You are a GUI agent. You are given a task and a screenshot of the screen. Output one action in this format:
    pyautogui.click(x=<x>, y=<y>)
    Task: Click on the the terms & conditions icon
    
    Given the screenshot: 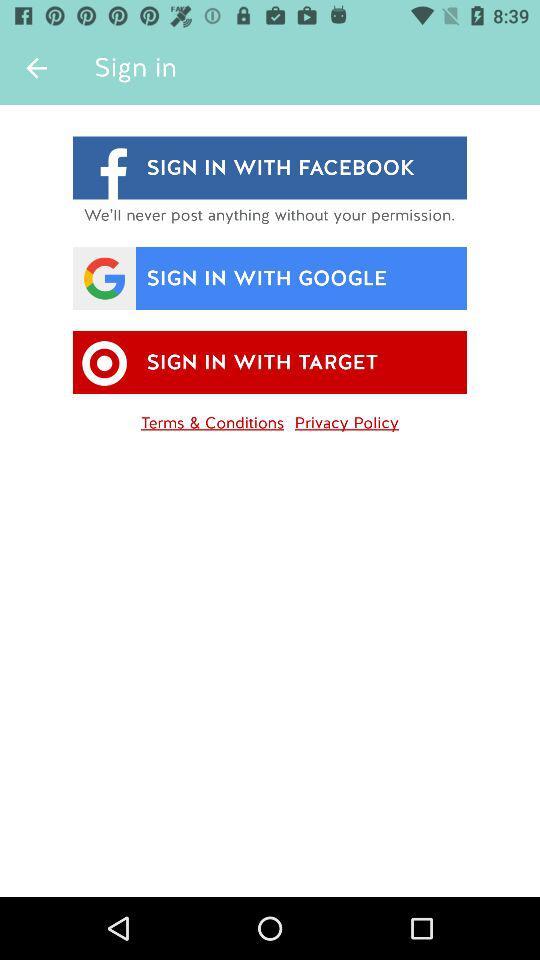 What is the action you would take?
    pyautogui.click(x=211, y=418)
    